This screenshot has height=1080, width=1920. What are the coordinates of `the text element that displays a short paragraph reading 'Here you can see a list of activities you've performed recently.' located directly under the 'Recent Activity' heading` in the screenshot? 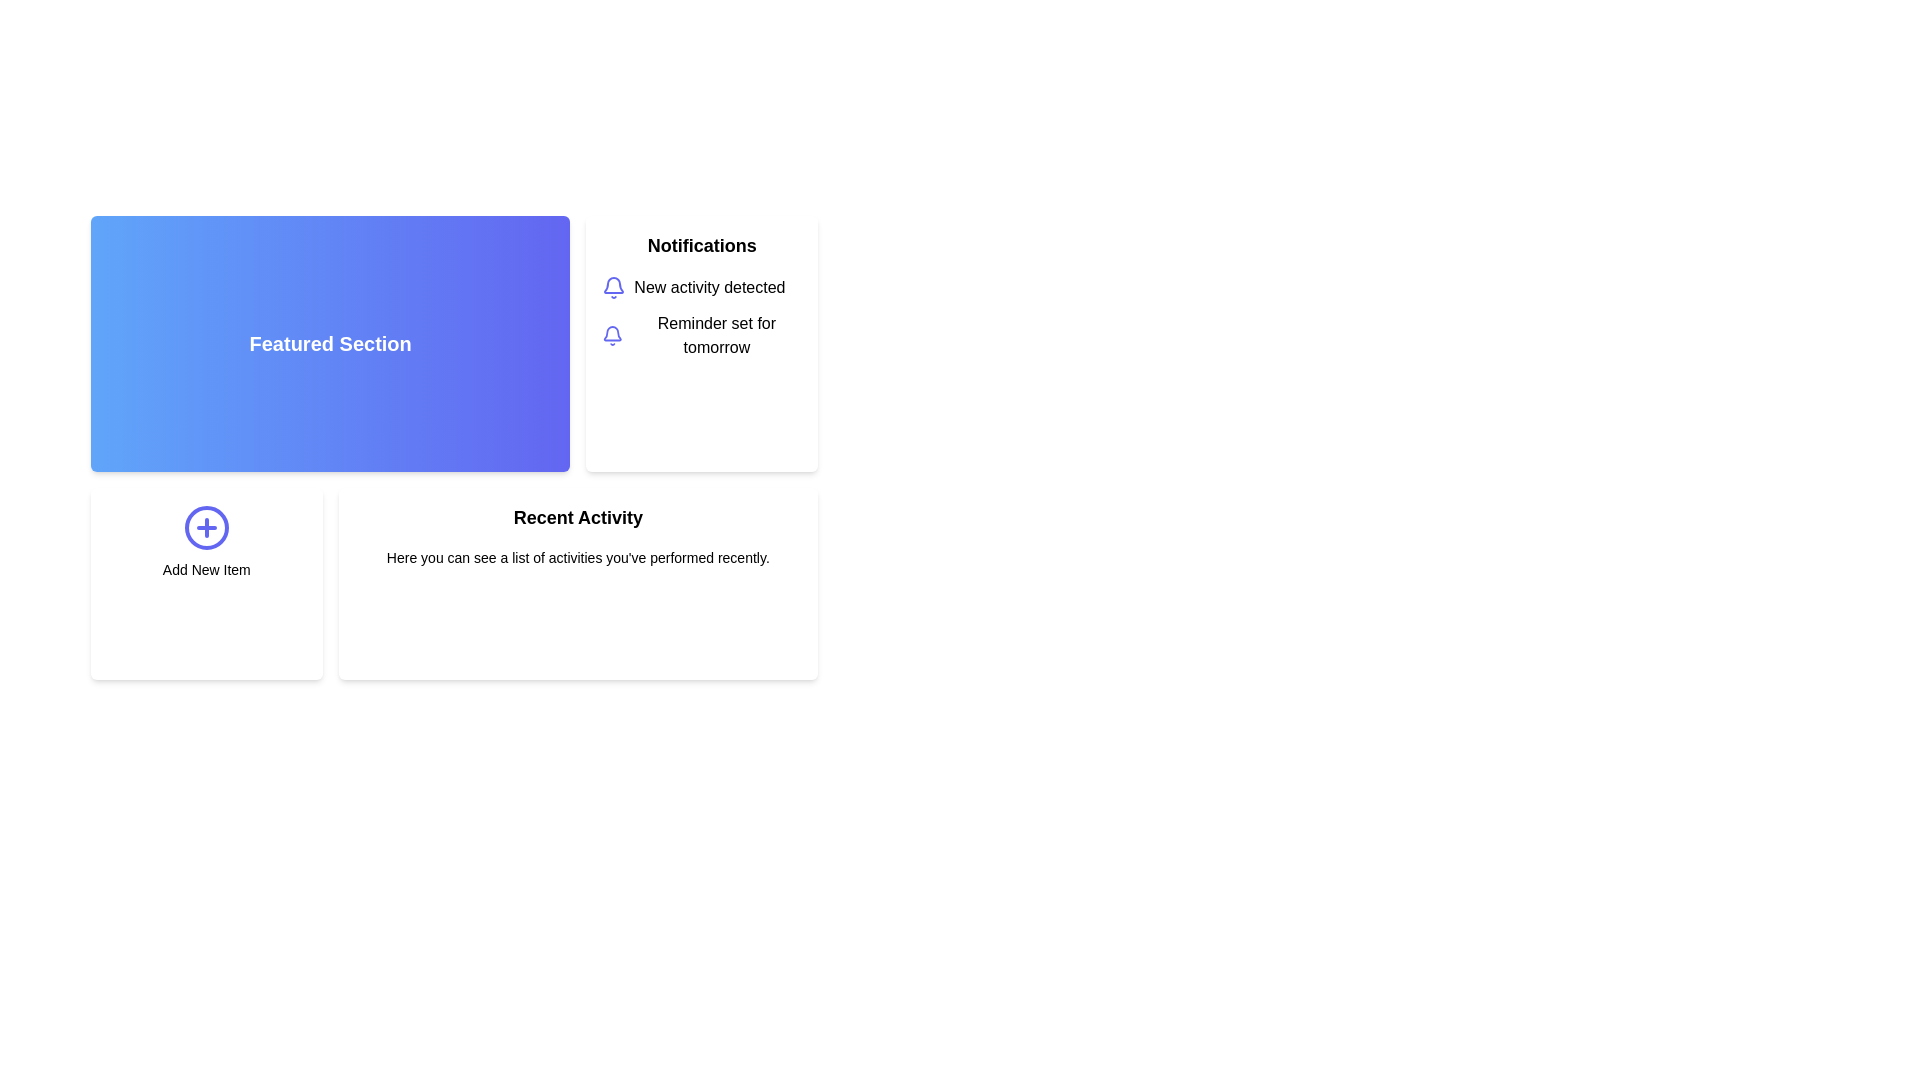 It's located at (577, 558).